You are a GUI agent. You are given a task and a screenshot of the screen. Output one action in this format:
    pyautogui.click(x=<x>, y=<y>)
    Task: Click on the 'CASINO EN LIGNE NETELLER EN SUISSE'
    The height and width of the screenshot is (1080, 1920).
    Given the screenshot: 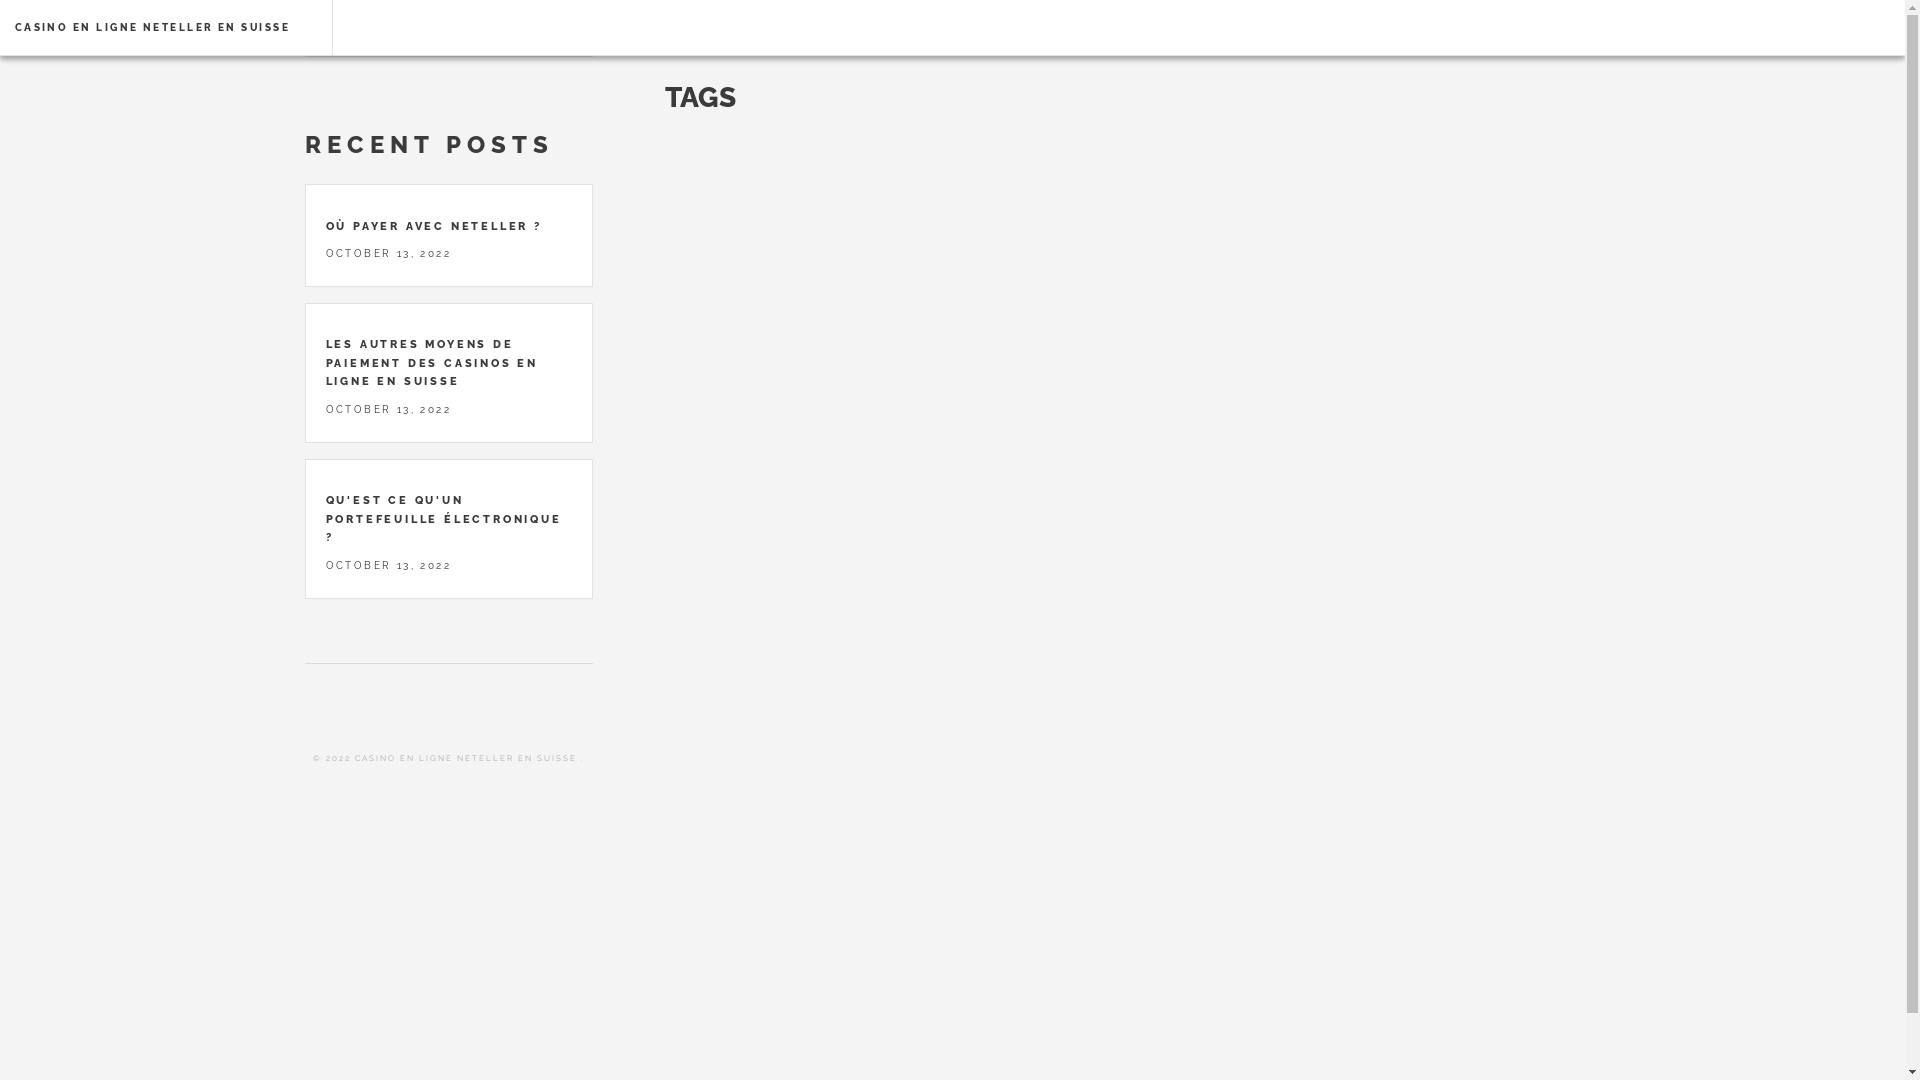 What is the action you would take?
    pyautogui.click(x=151, y=27)
    